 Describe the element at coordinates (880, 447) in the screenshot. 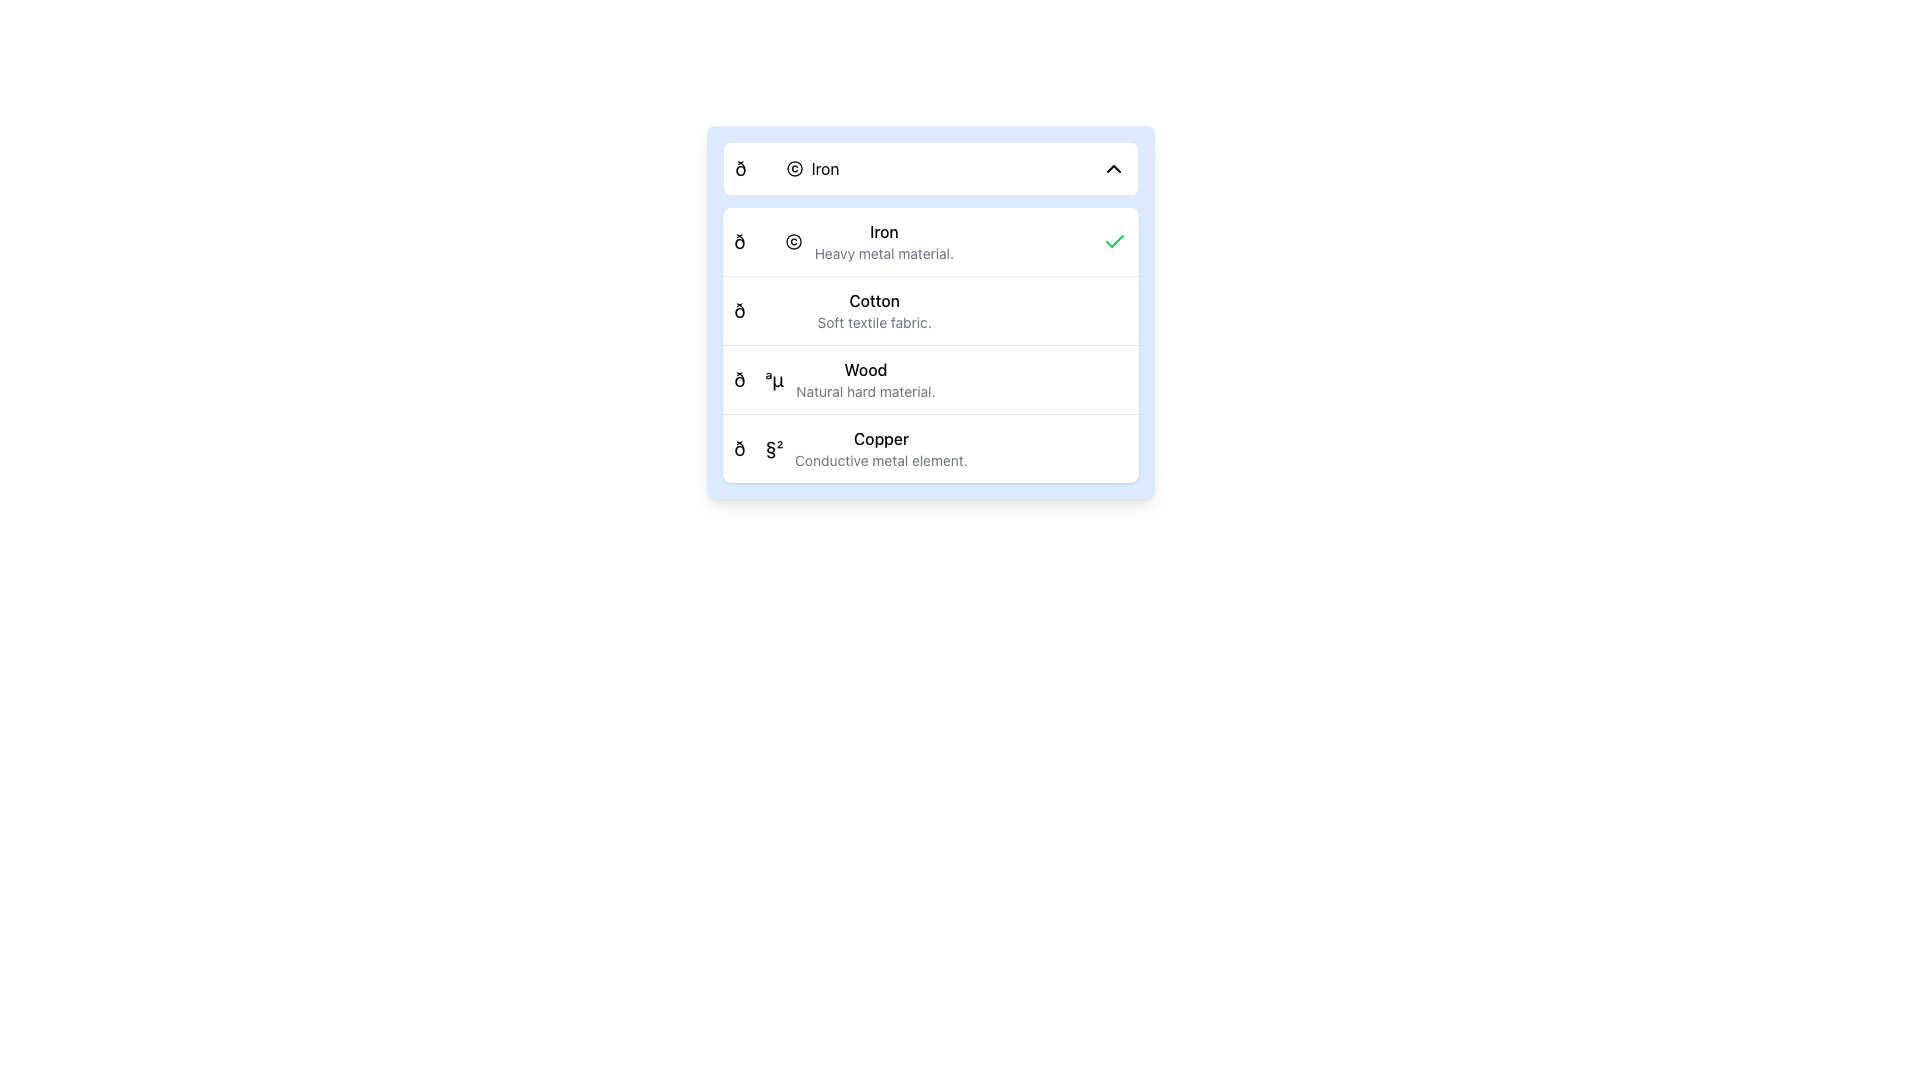

I see `the dropdown option labeled 'Copper'` at that location.